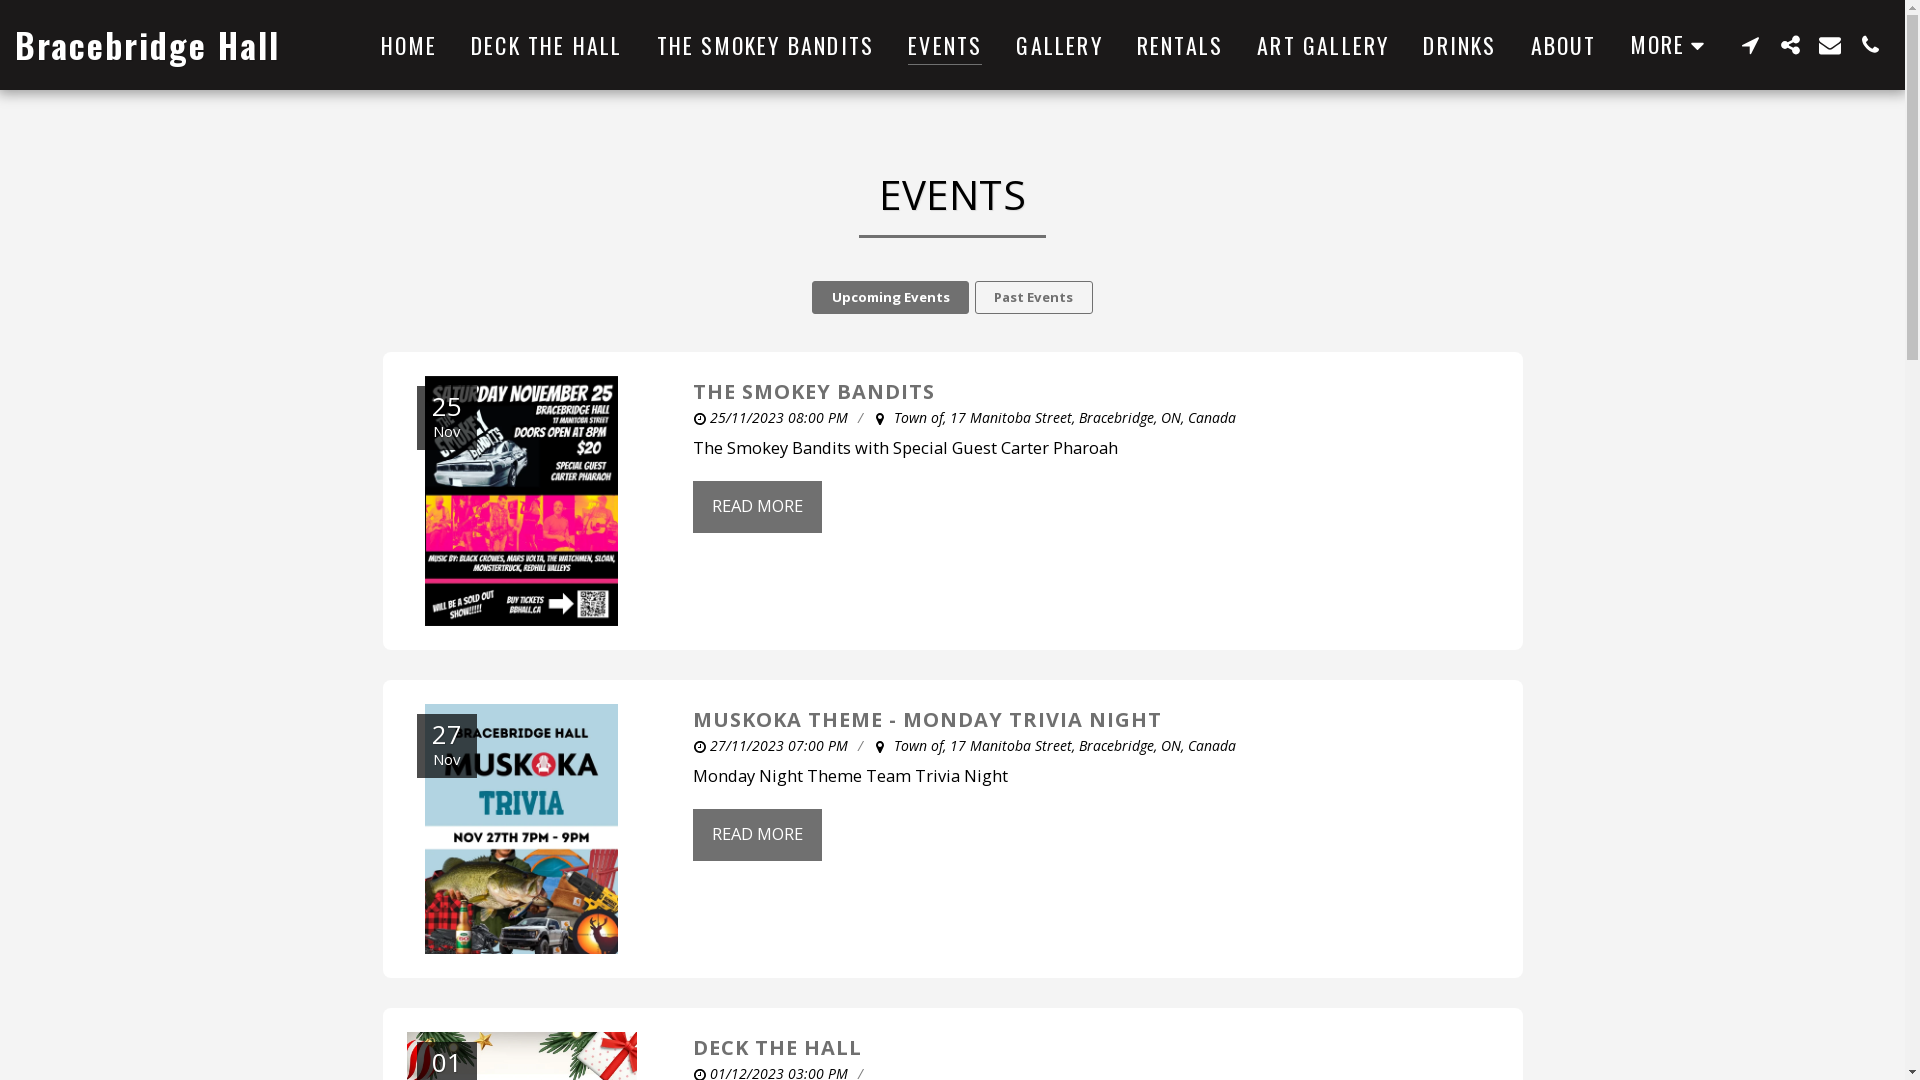 Image resolution: width=1920 pixels, height=1080 pixels. Describe the element at coordinates (1323, 45) in the screenshot. I see `'ART GALLERY'` at that location.